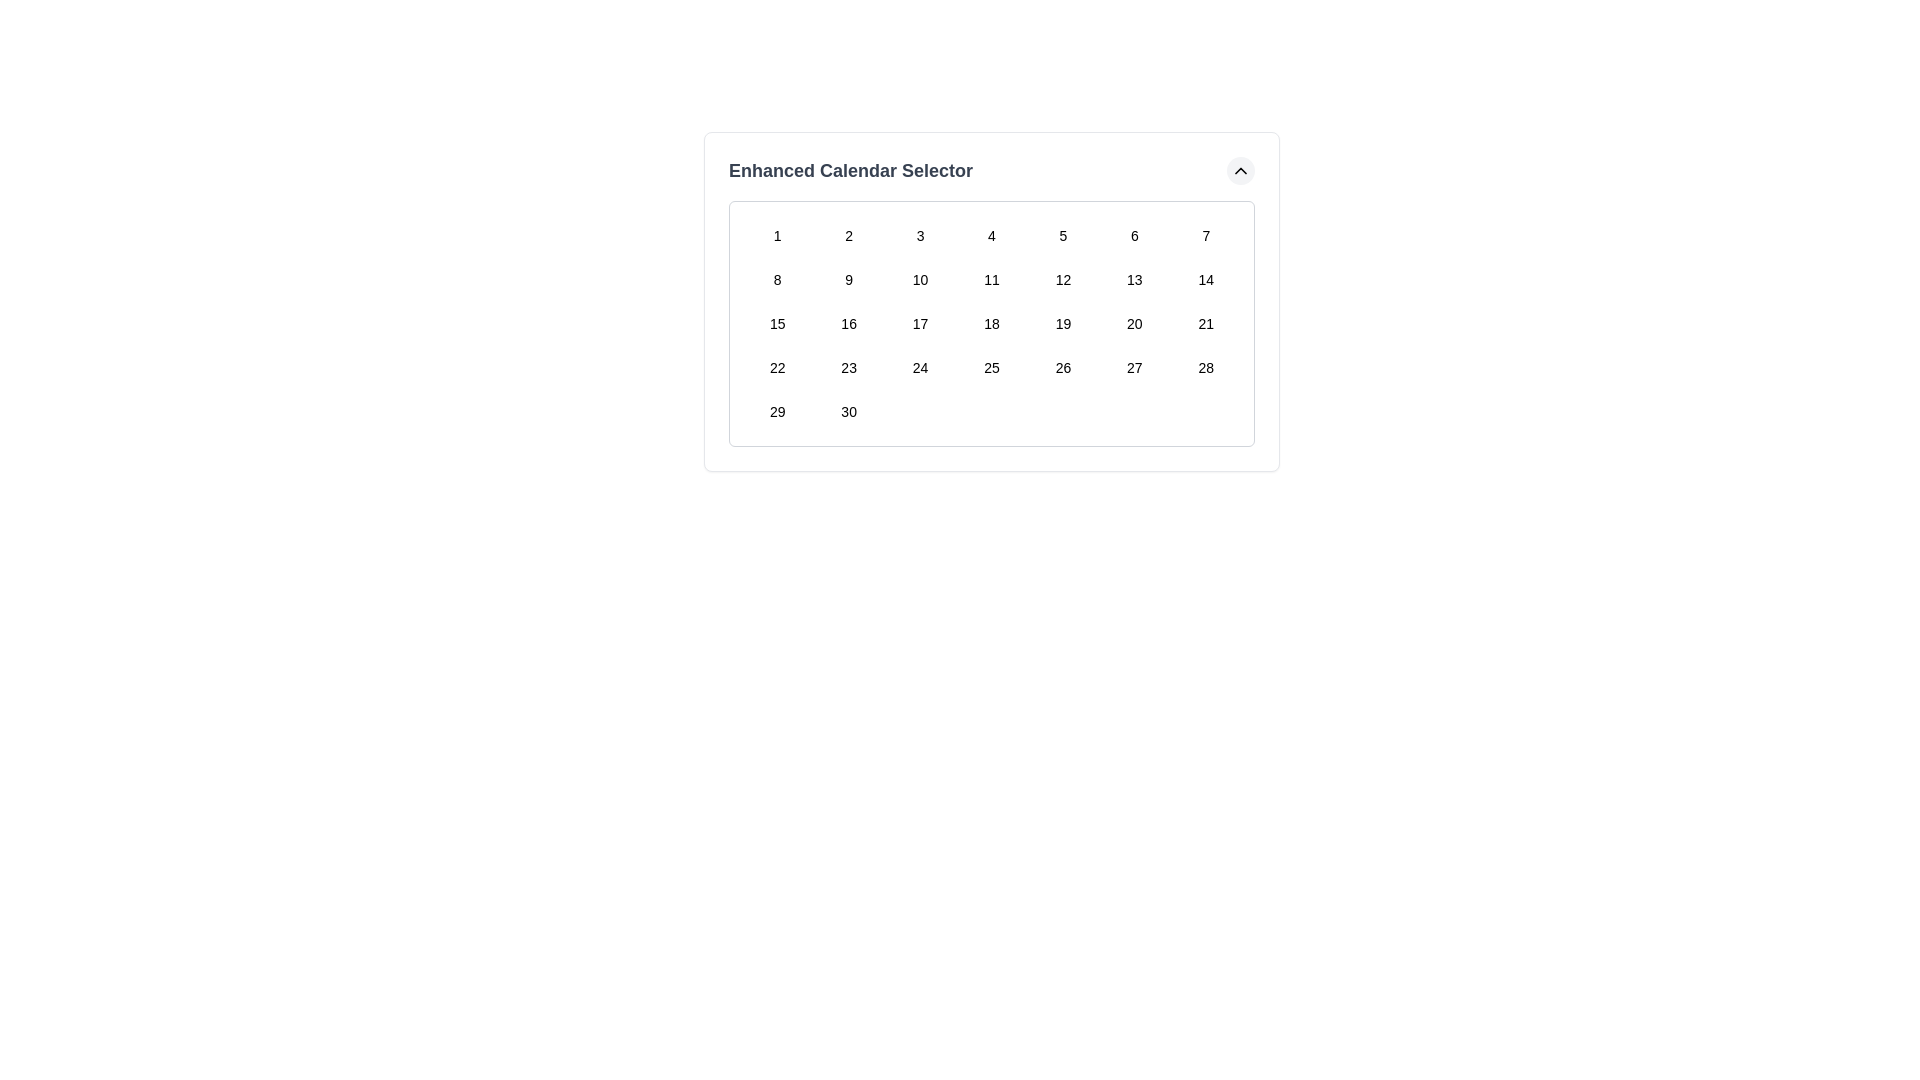 The width and height of the screenshot is (1920, 1080). I want to click on the selectable date button located in the fourth row and fifth column of the grid in the 'Enhanced Calendar Selector', so click(992, 367).